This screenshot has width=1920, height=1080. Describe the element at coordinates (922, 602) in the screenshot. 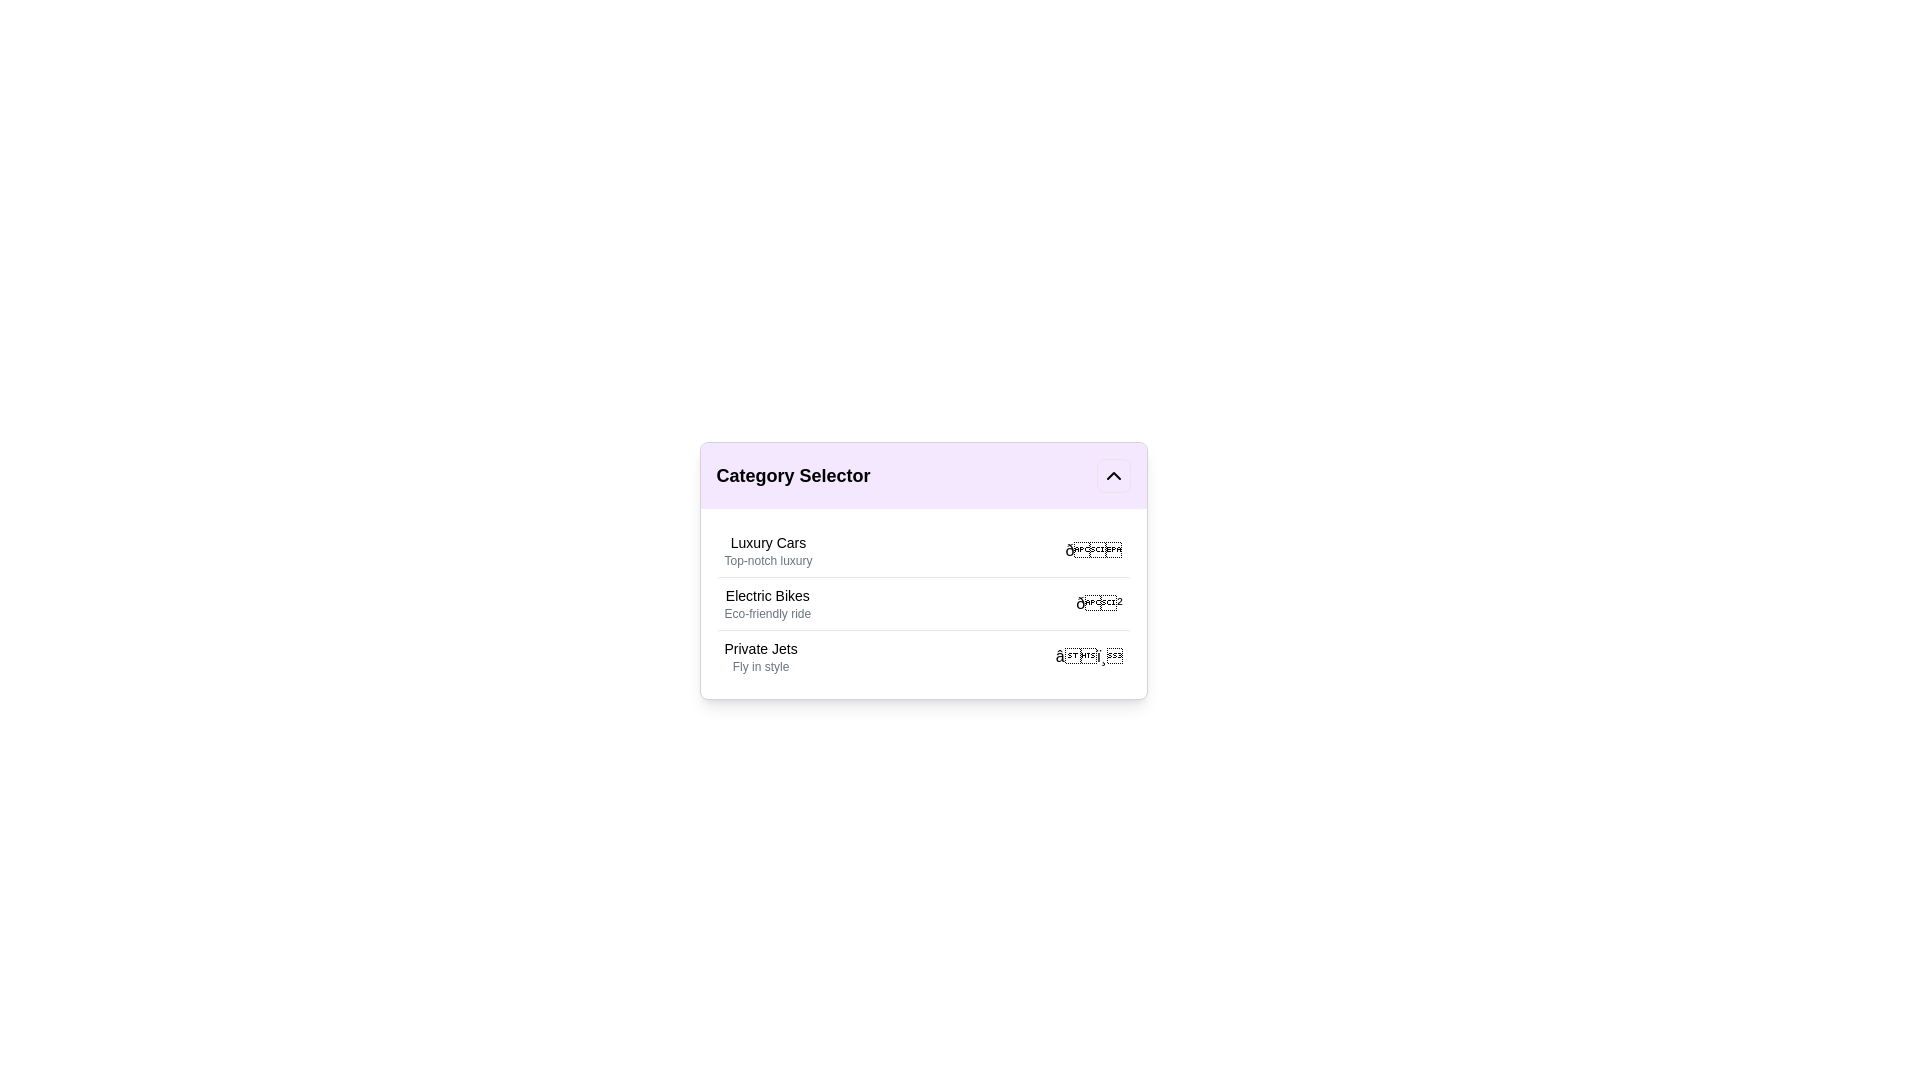

I see `the 'Electric Bikes' list item in the 'Category Selector'` at that location.